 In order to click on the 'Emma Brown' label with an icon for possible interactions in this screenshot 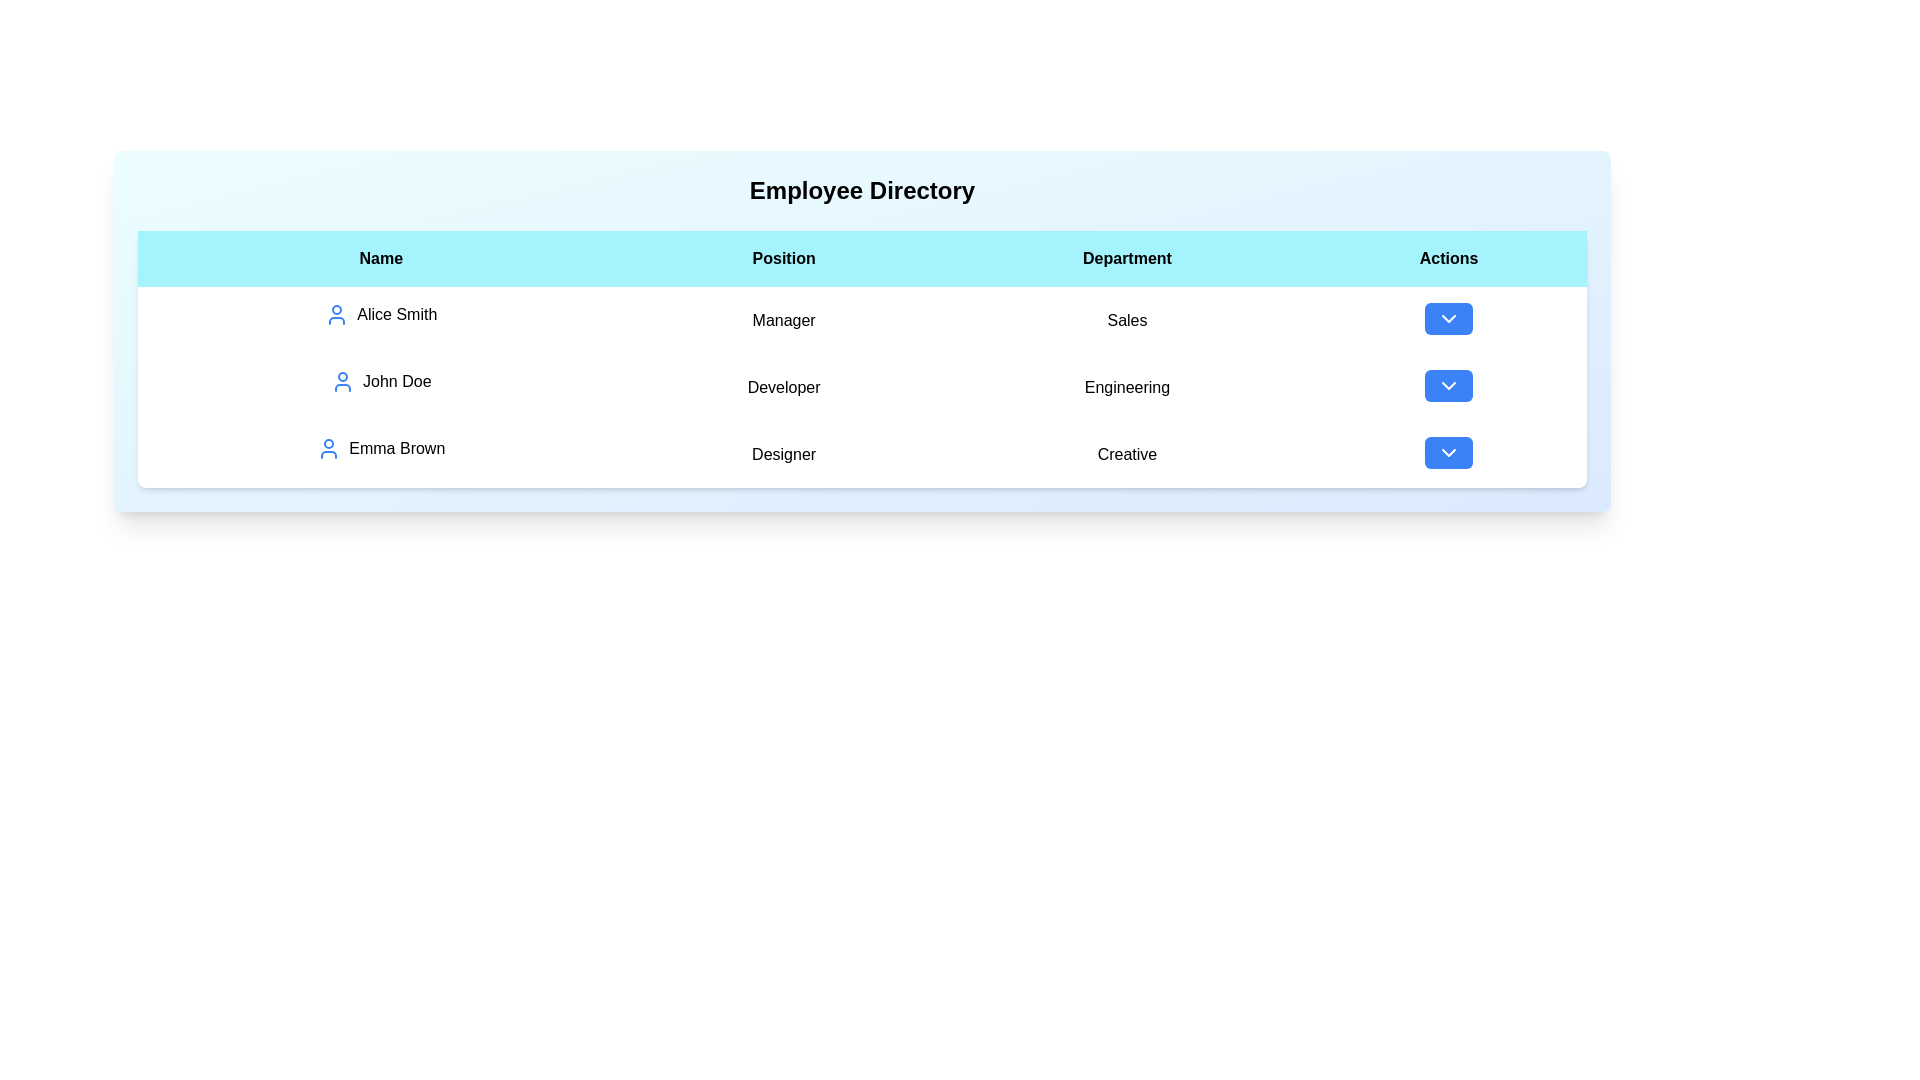, I will do `click(381, 447)`.